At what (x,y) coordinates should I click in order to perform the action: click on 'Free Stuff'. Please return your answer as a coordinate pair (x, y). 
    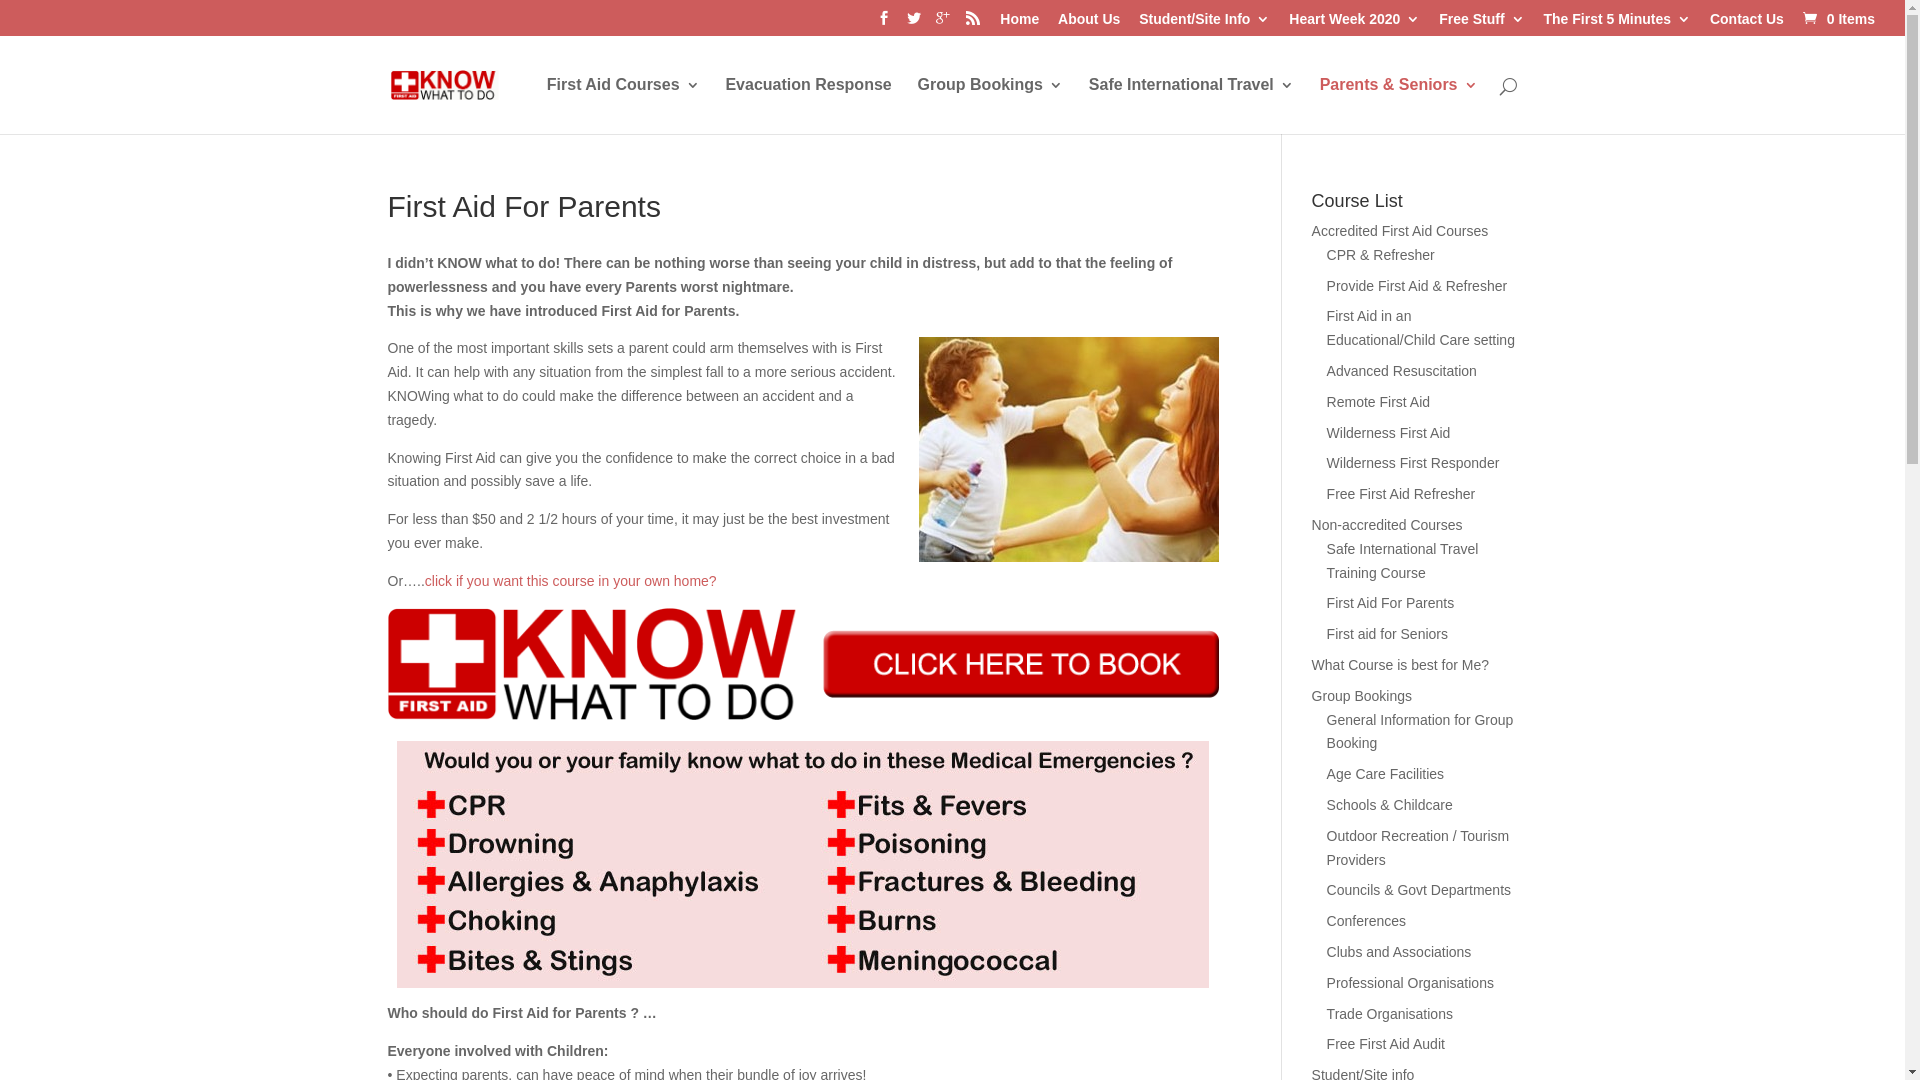
    Looking at the image, I should click on (1438, 24).